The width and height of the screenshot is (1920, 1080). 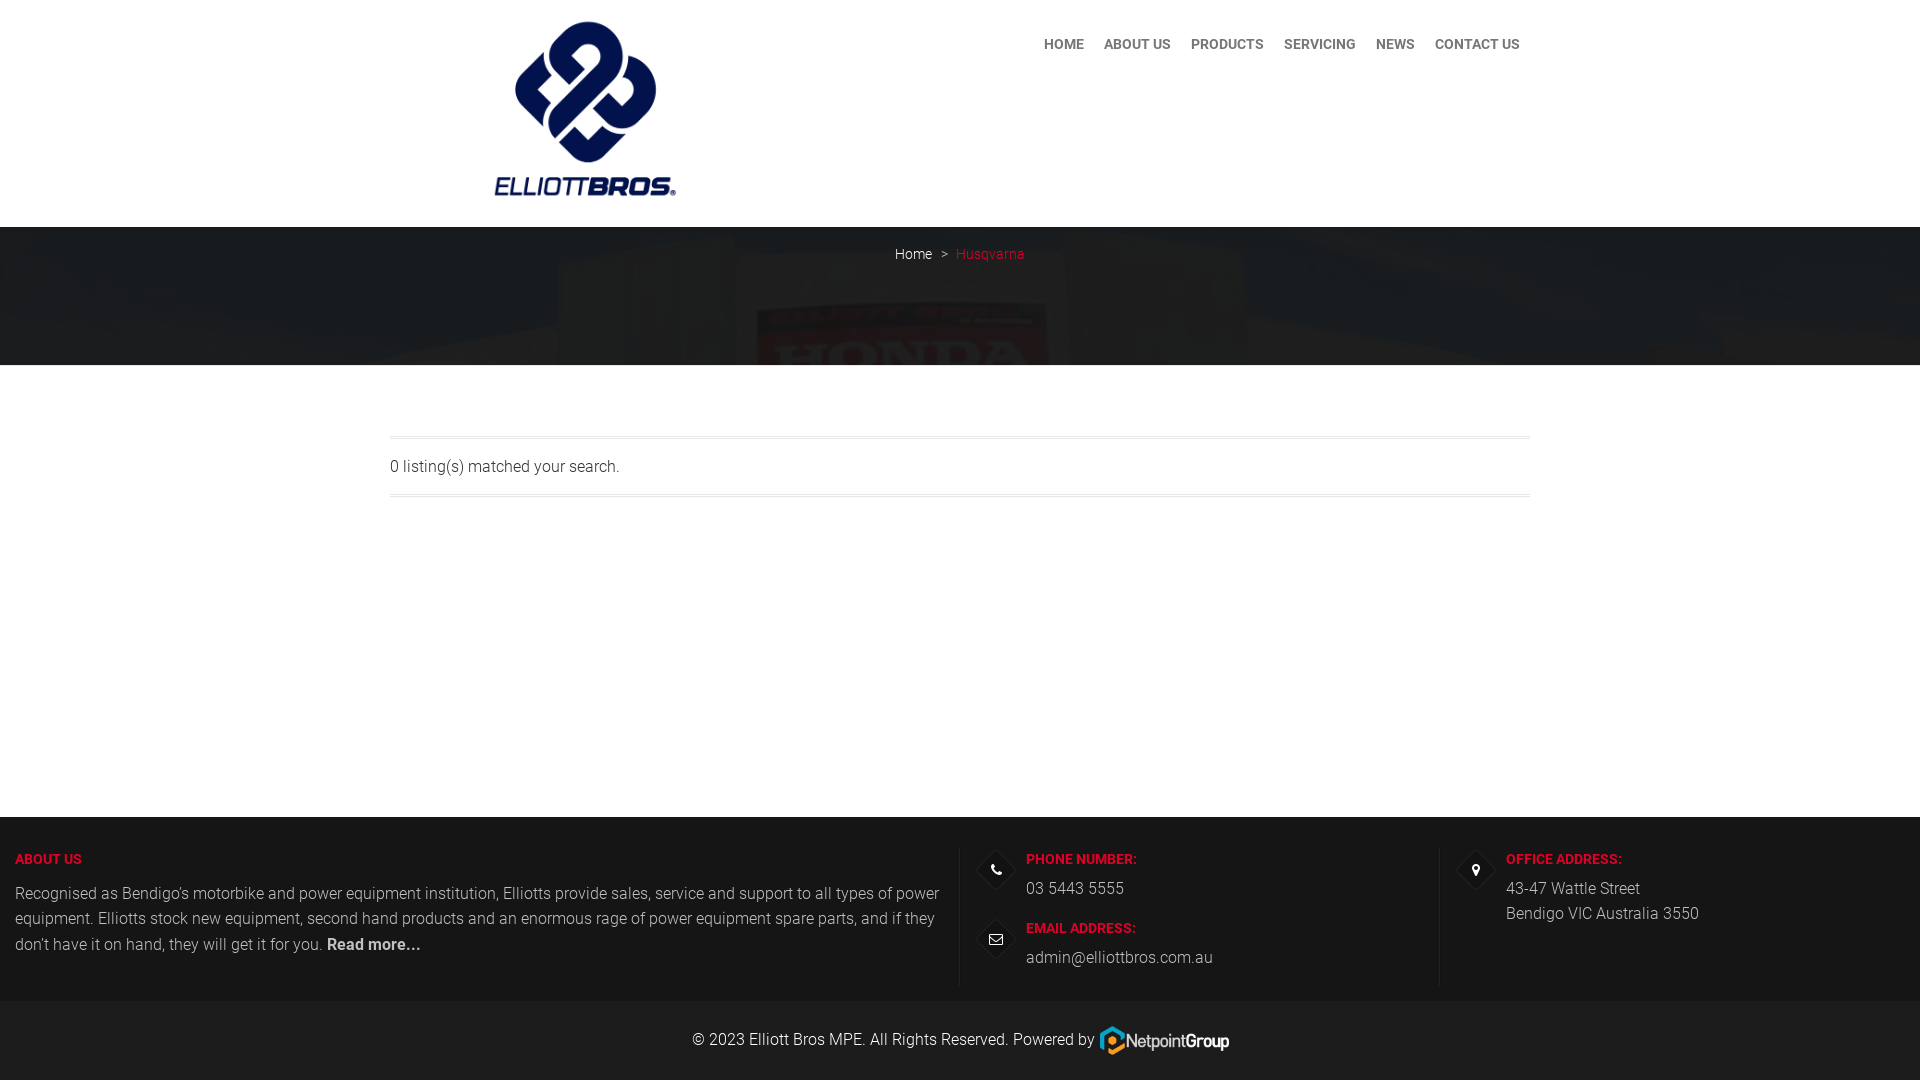 What do you see at coordinates (1320, 43) in the screenshot?
I see `'SERVICING'` at bounding box center [1320, 43].